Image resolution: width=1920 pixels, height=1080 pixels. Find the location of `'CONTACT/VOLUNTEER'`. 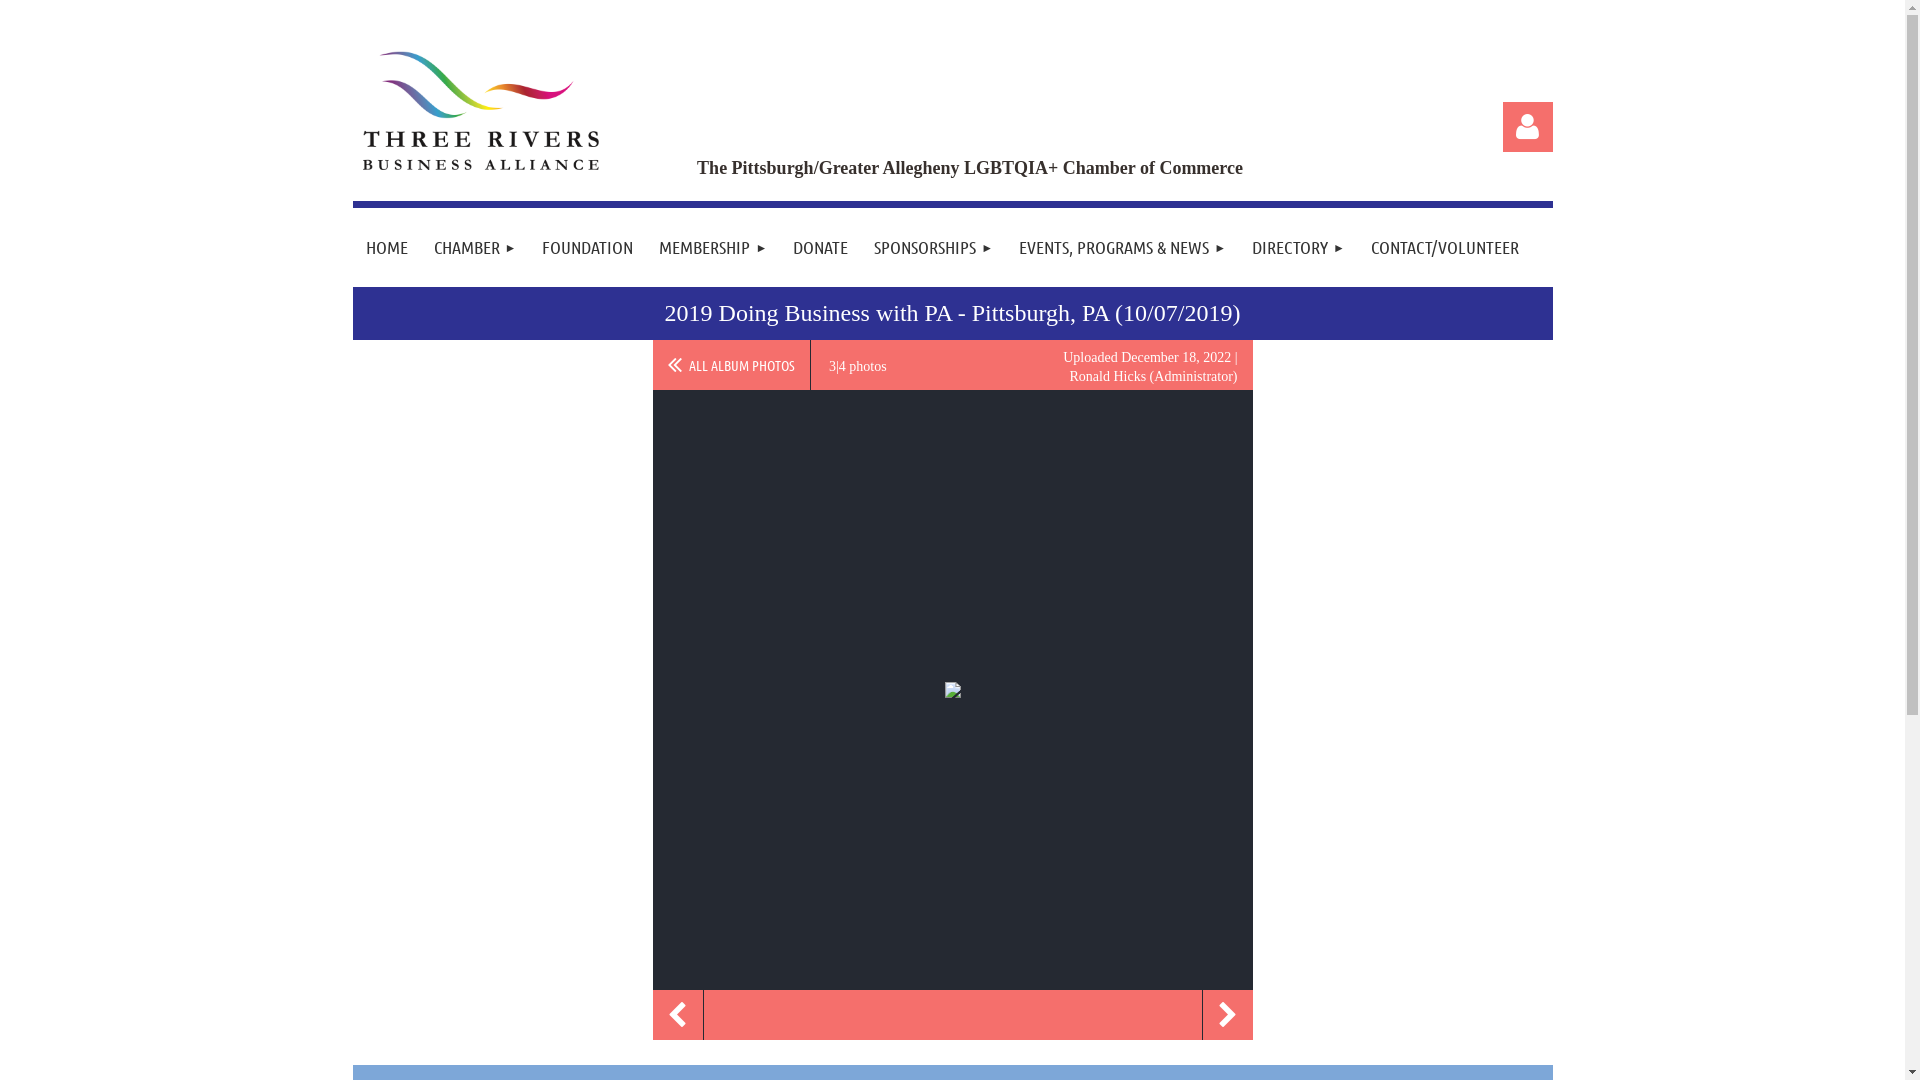

'CONTACT/VOLUNTEER' is located at coordinates (1444, 246).